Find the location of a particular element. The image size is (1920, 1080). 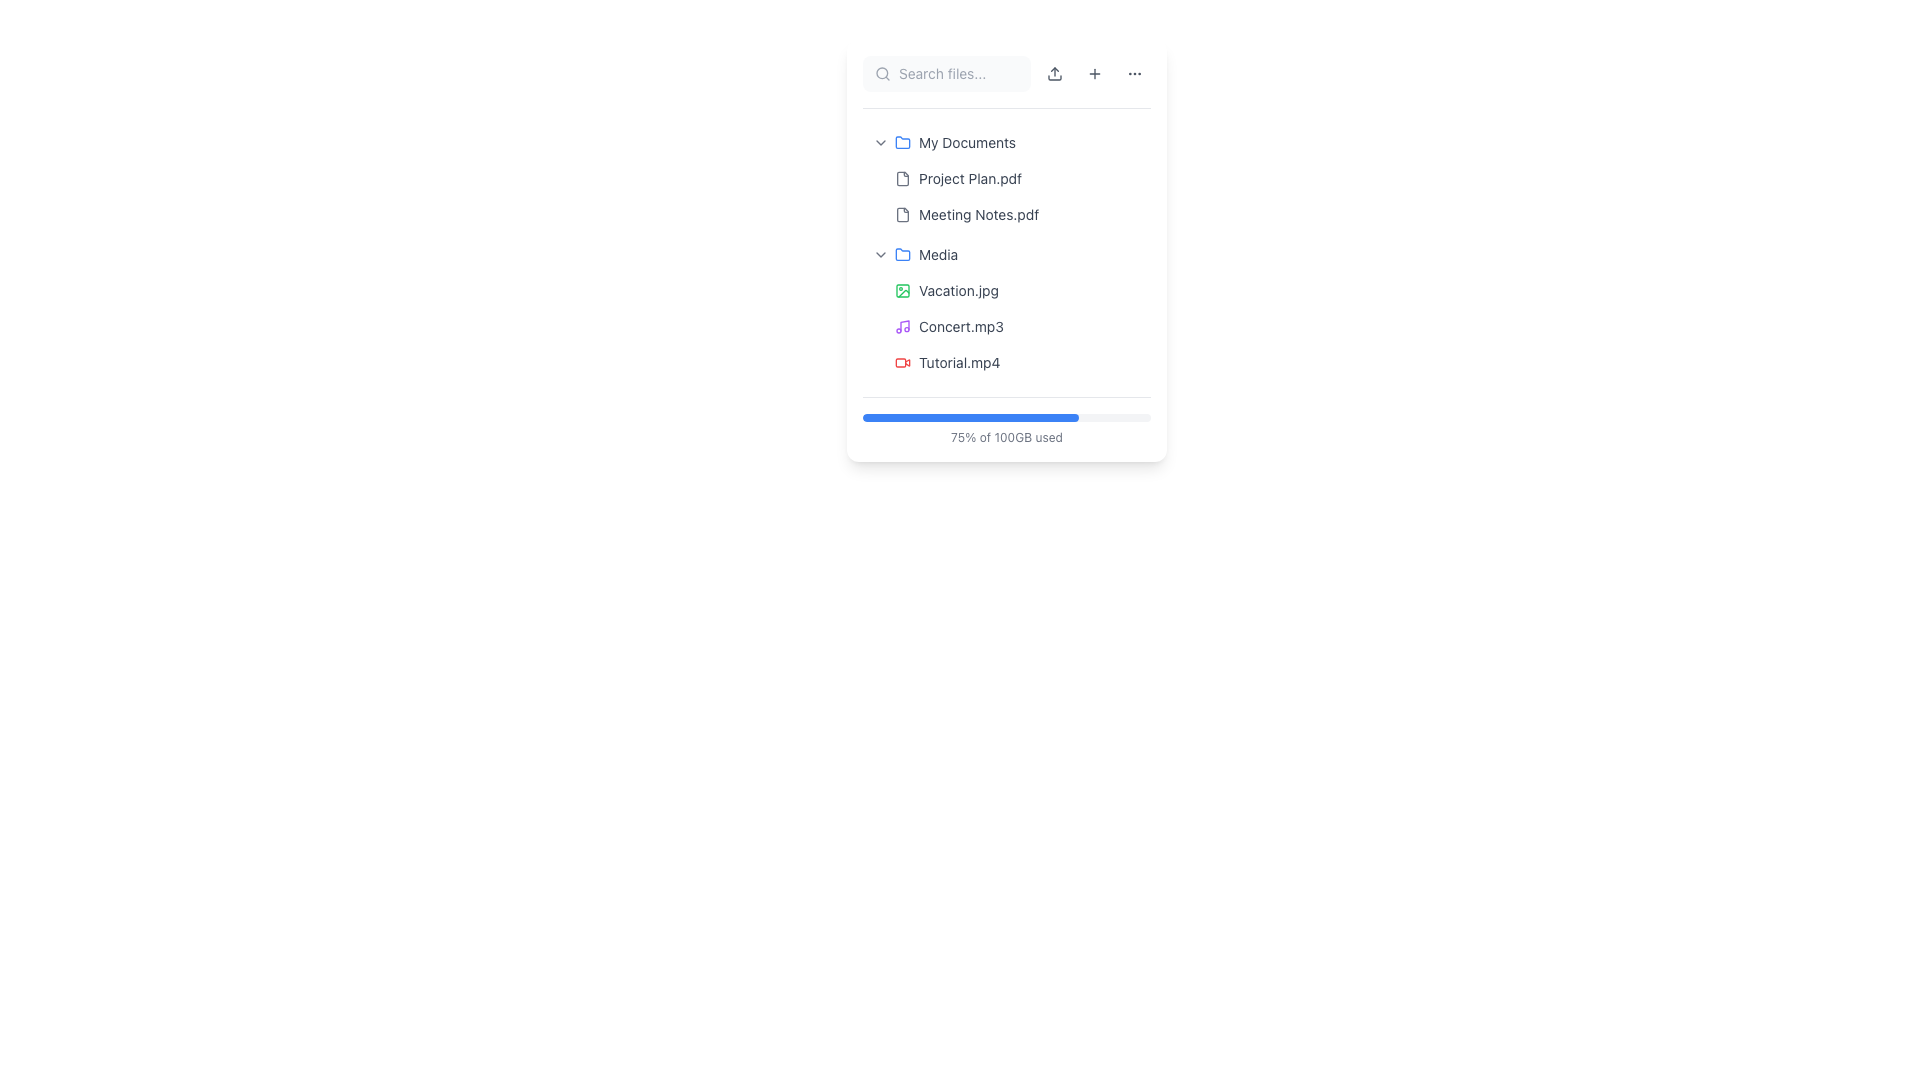

the third button from the left in the row at the top right of the panel is located at coordinates (1093, 72).